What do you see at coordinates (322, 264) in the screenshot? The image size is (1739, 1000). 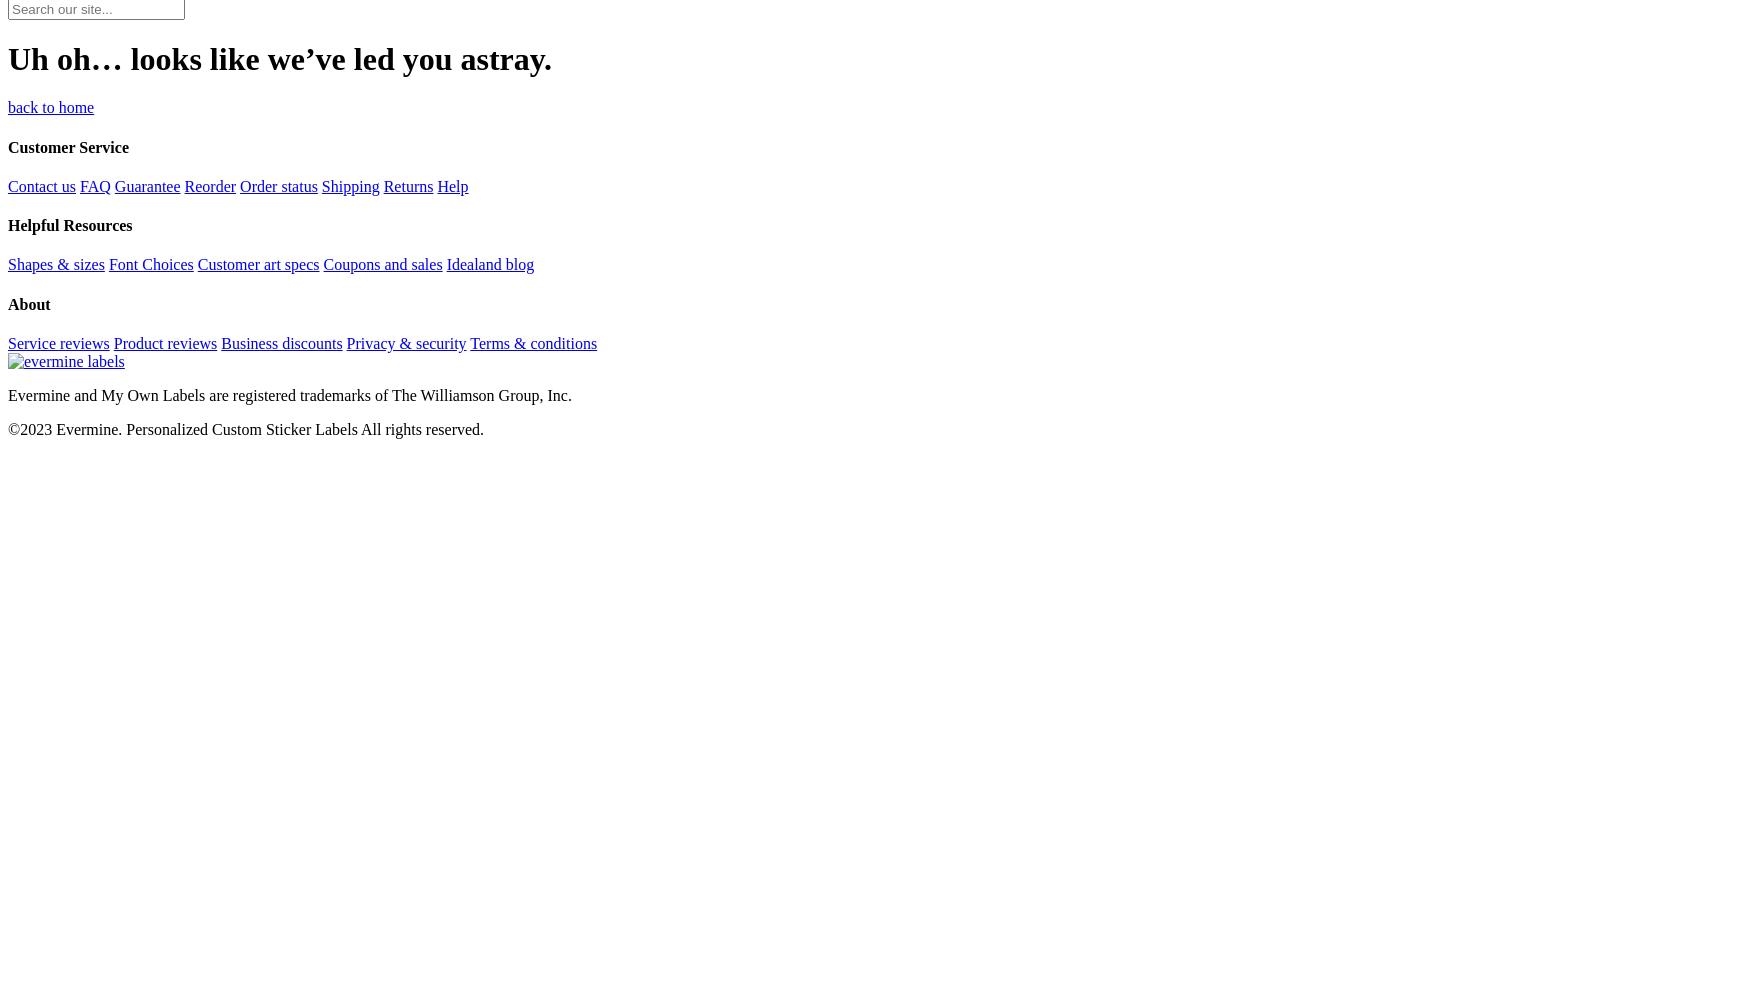 I see `'Coupons and sales'` at bounding box center [322, 264].